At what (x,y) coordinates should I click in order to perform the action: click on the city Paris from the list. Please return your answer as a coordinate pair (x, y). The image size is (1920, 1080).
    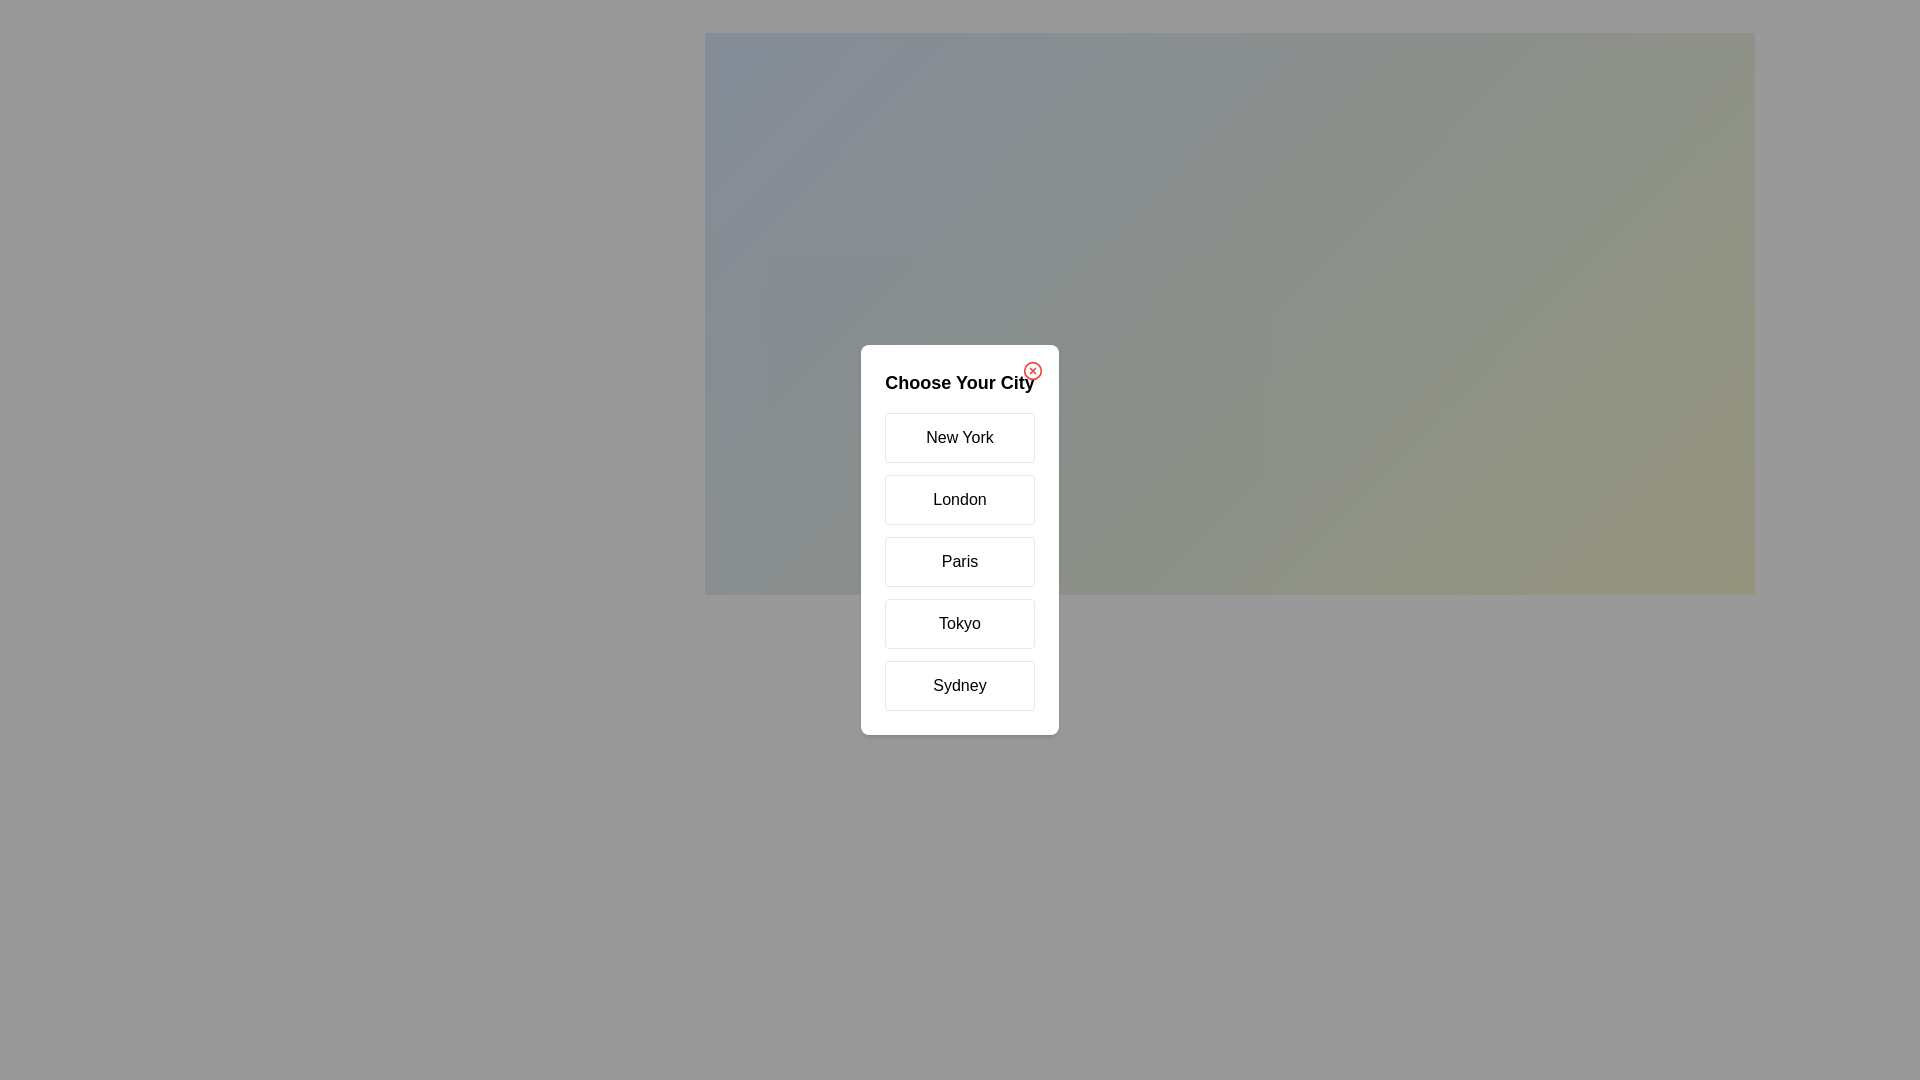
    Looking at the image, I should click on (960, 562).